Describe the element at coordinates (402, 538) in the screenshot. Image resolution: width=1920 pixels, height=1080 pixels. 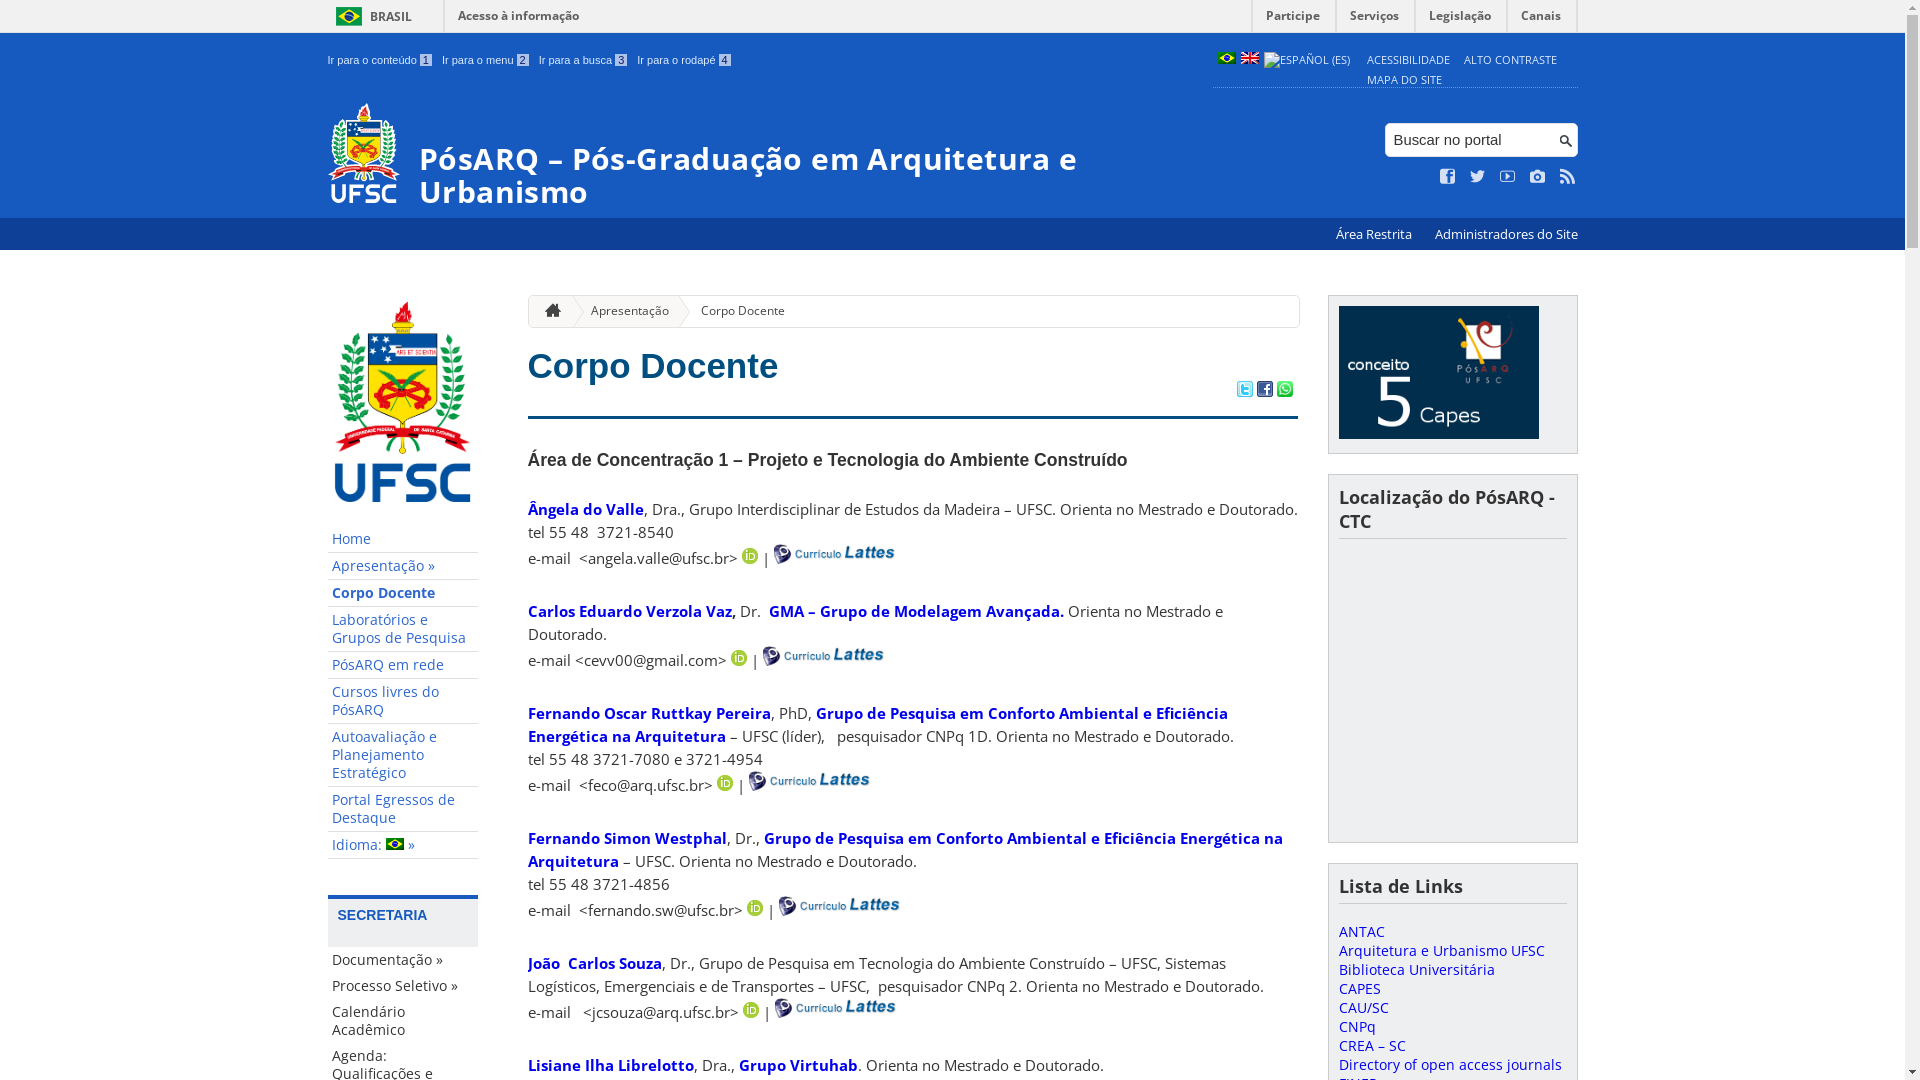
I see `'Home'` at that location.